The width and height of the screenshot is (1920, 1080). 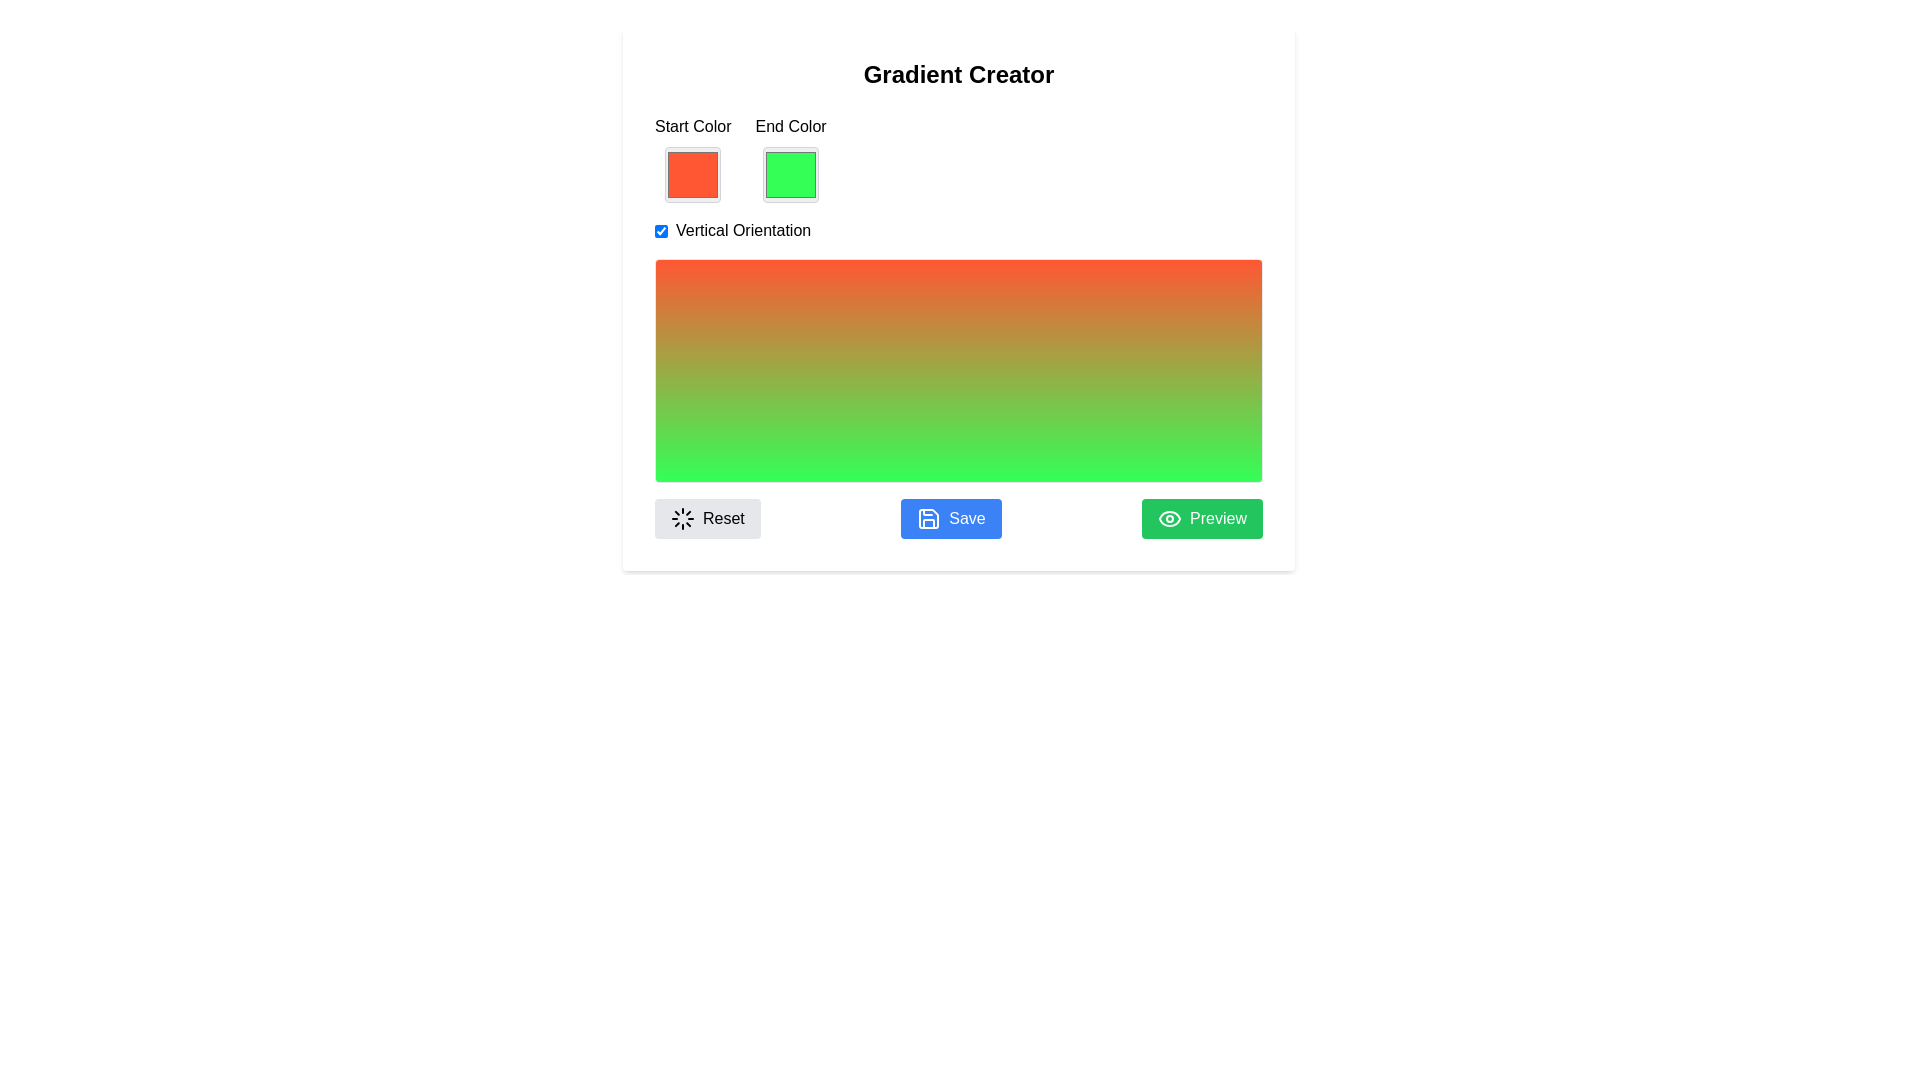 I want to click on the floppy disk icon that represents the 'Save' button, located at the bottom center of the interface, so click(x=928, y=518).